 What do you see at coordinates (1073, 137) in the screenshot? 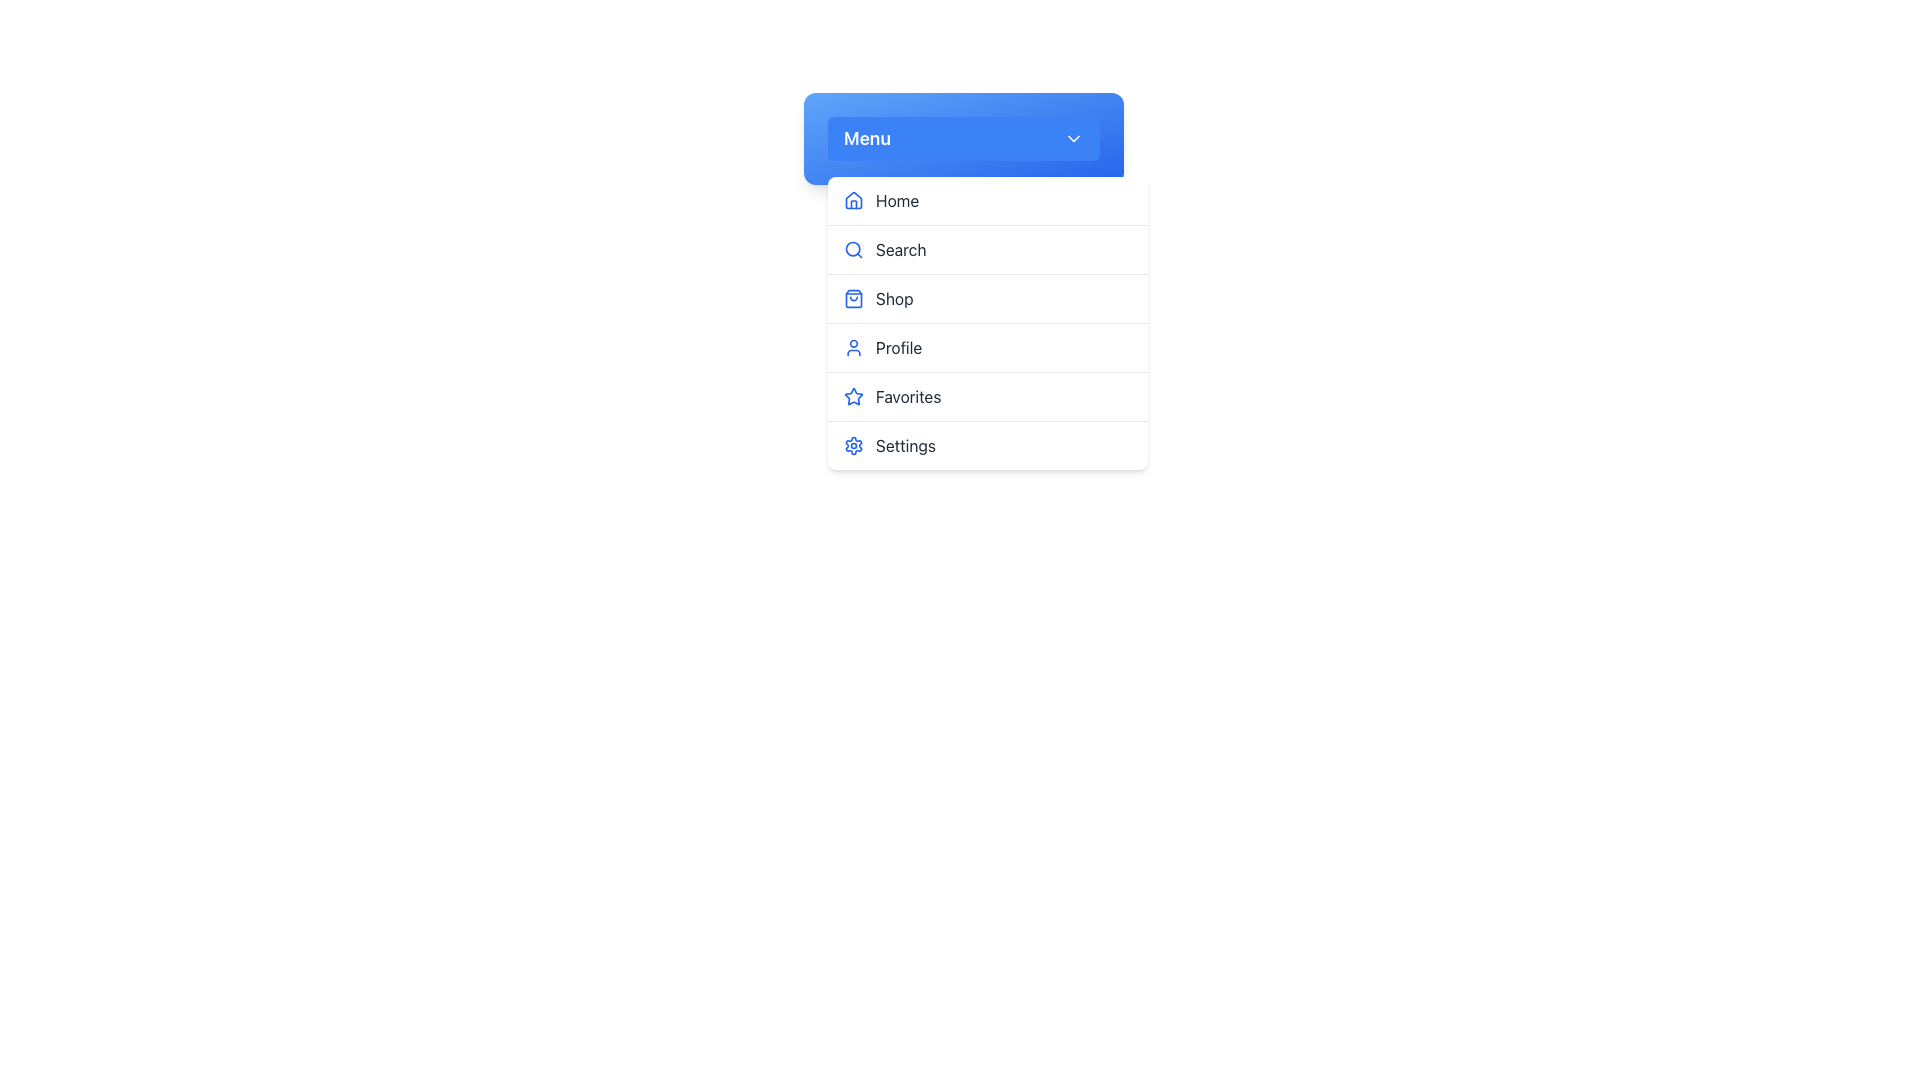
I see `the downward-pointing chevron icon located at the far-right end of the 'Menu' button in the blue header` at bounding box center [1073, 137].